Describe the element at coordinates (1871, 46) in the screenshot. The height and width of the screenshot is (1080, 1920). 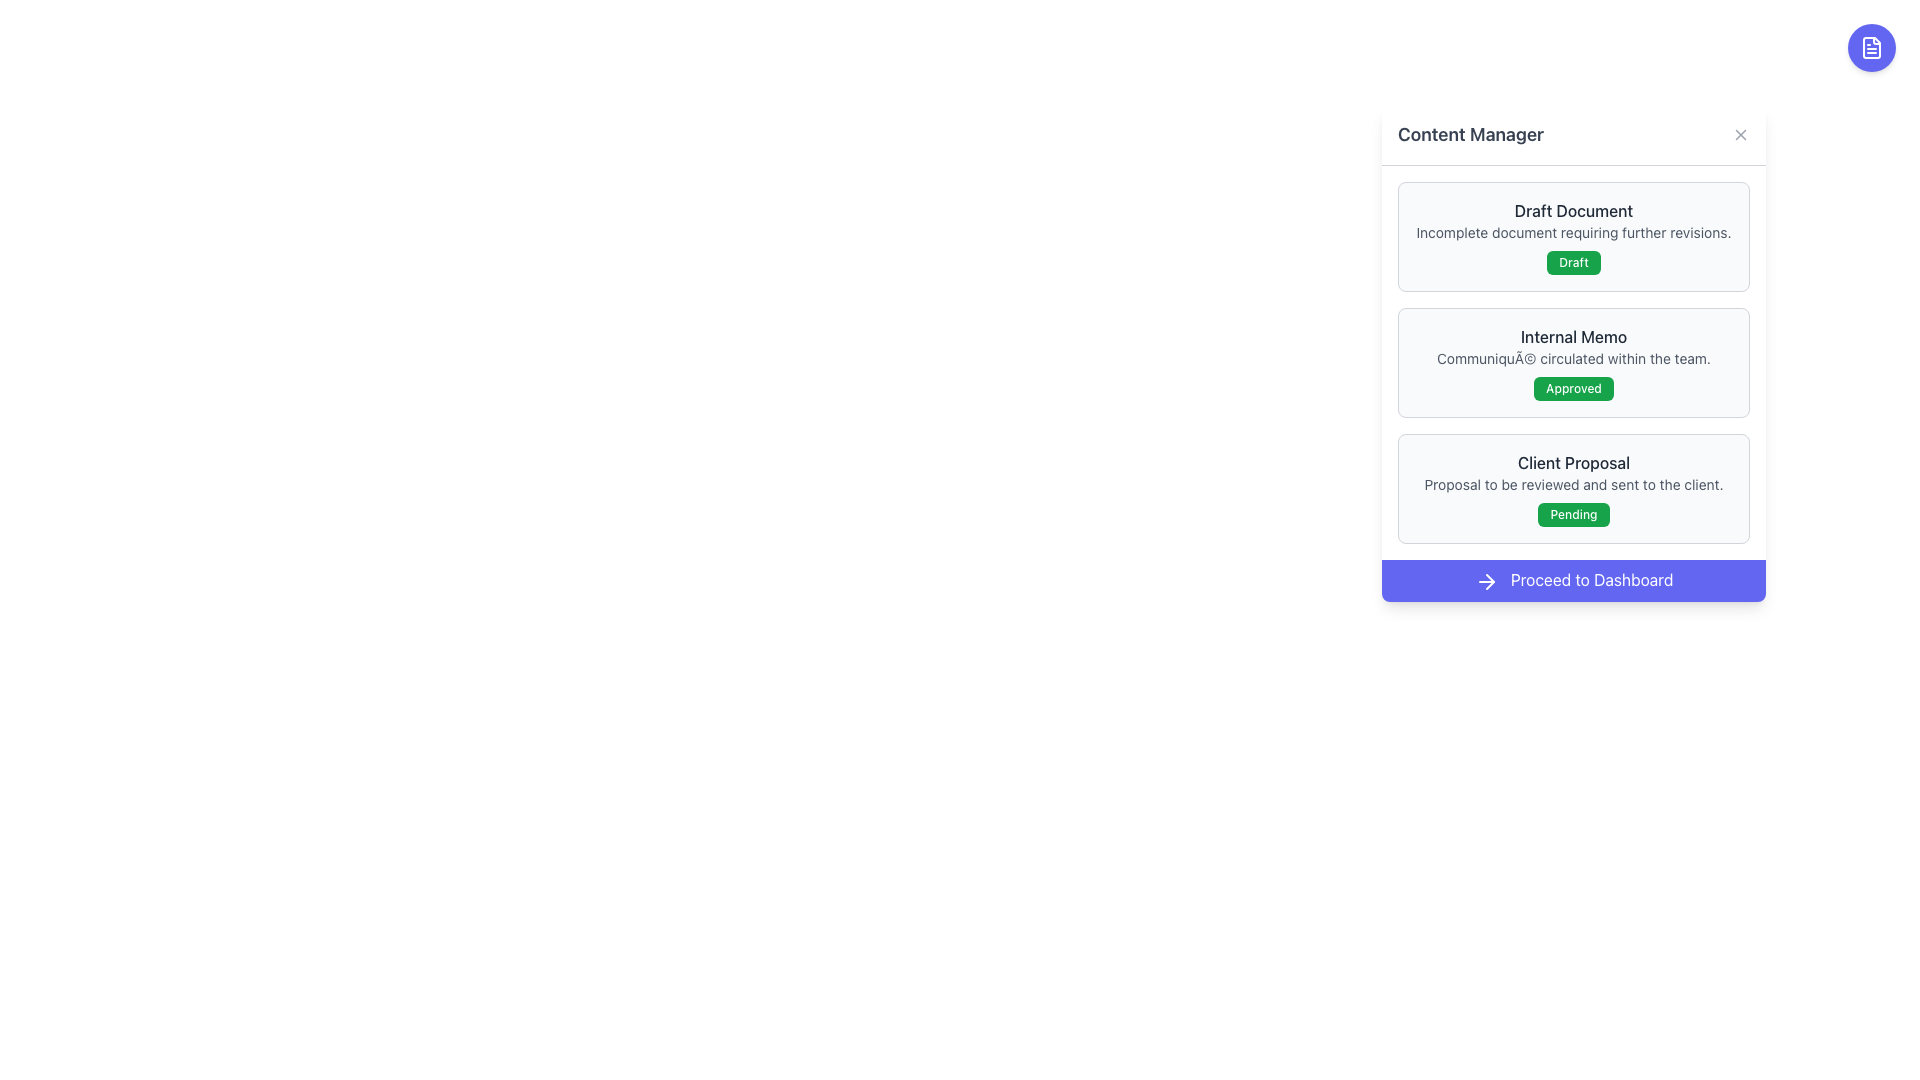
I see `the prominent action button located at the top-right corner of the interface, above the 'Content Manager' area` at that location.